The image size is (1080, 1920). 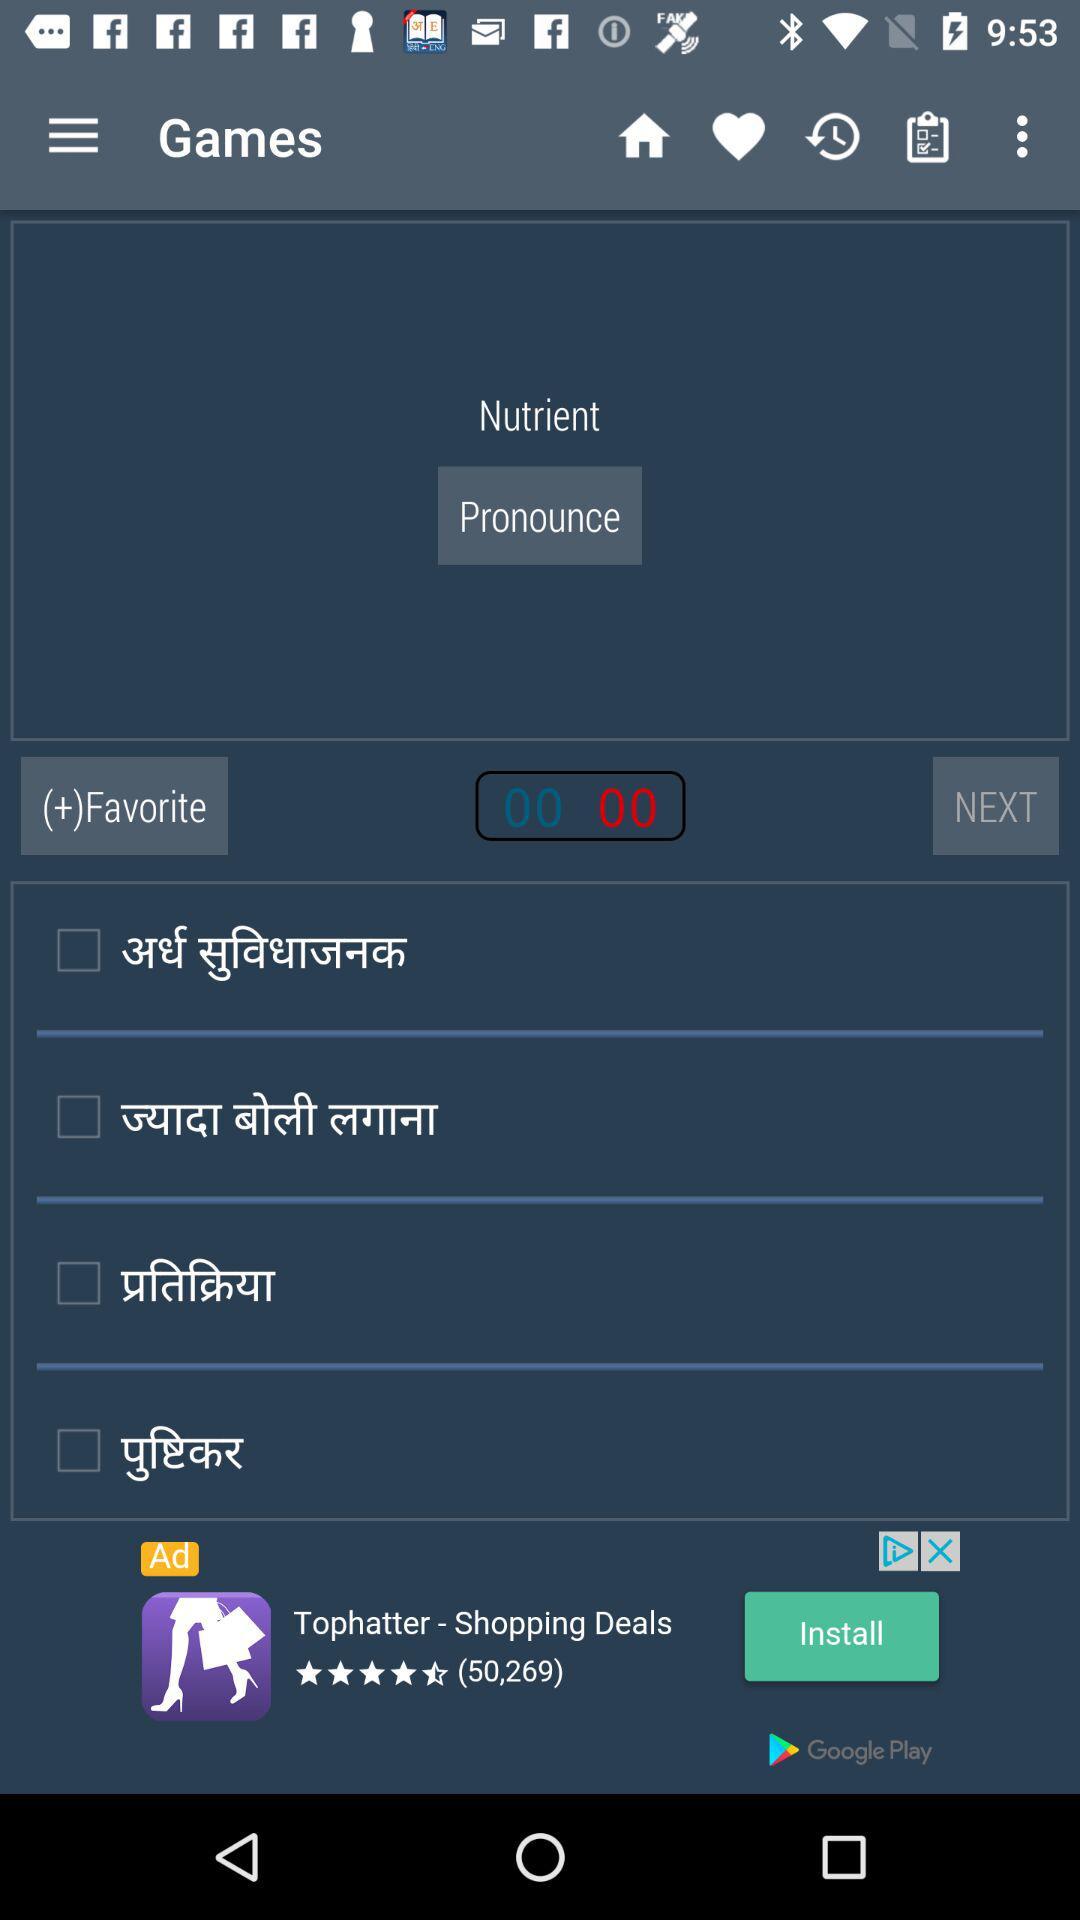 I want to click on advertisement website, so click(x=540, y=1662).